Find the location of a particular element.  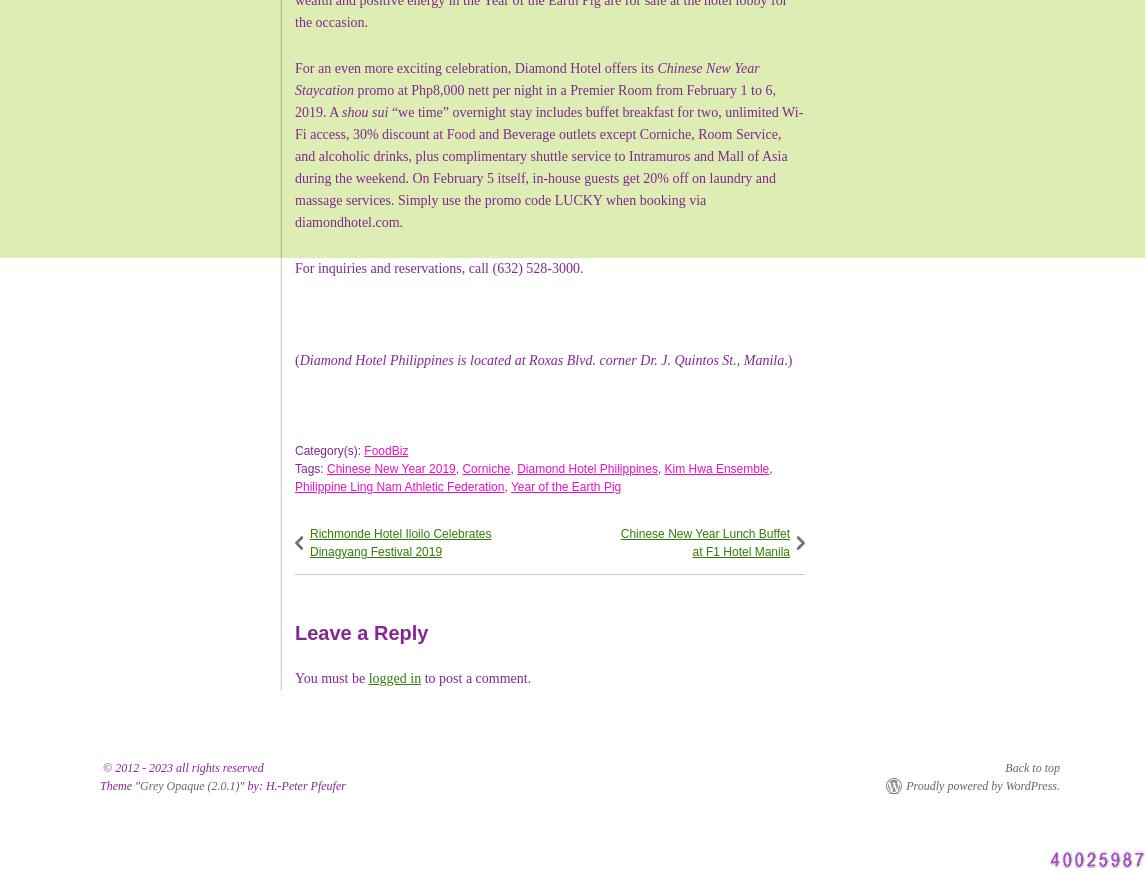

'For an even more exciting celebration, Diamond Hotel offers its' is located at coordinates (293, 66).